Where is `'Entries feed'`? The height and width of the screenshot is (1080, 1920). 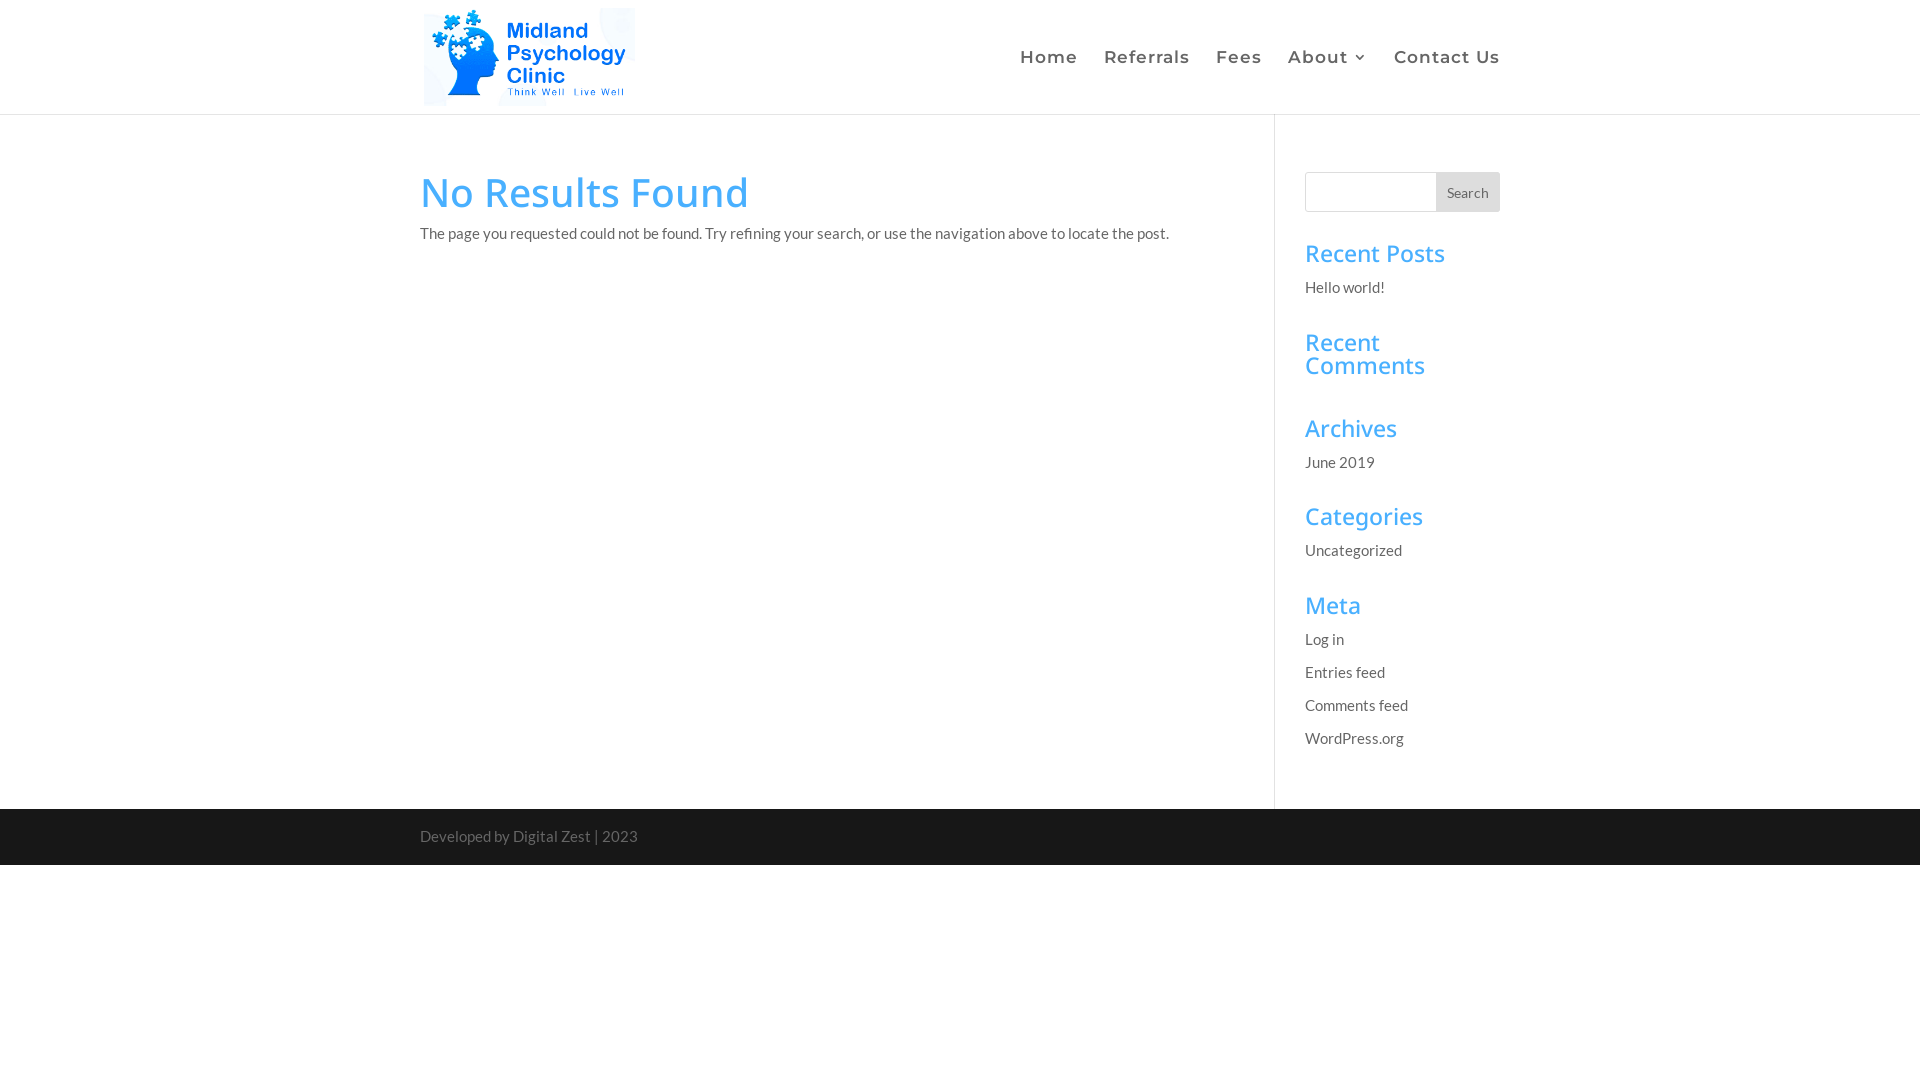 'Entries feed' is located at coordinates (1344, 671).